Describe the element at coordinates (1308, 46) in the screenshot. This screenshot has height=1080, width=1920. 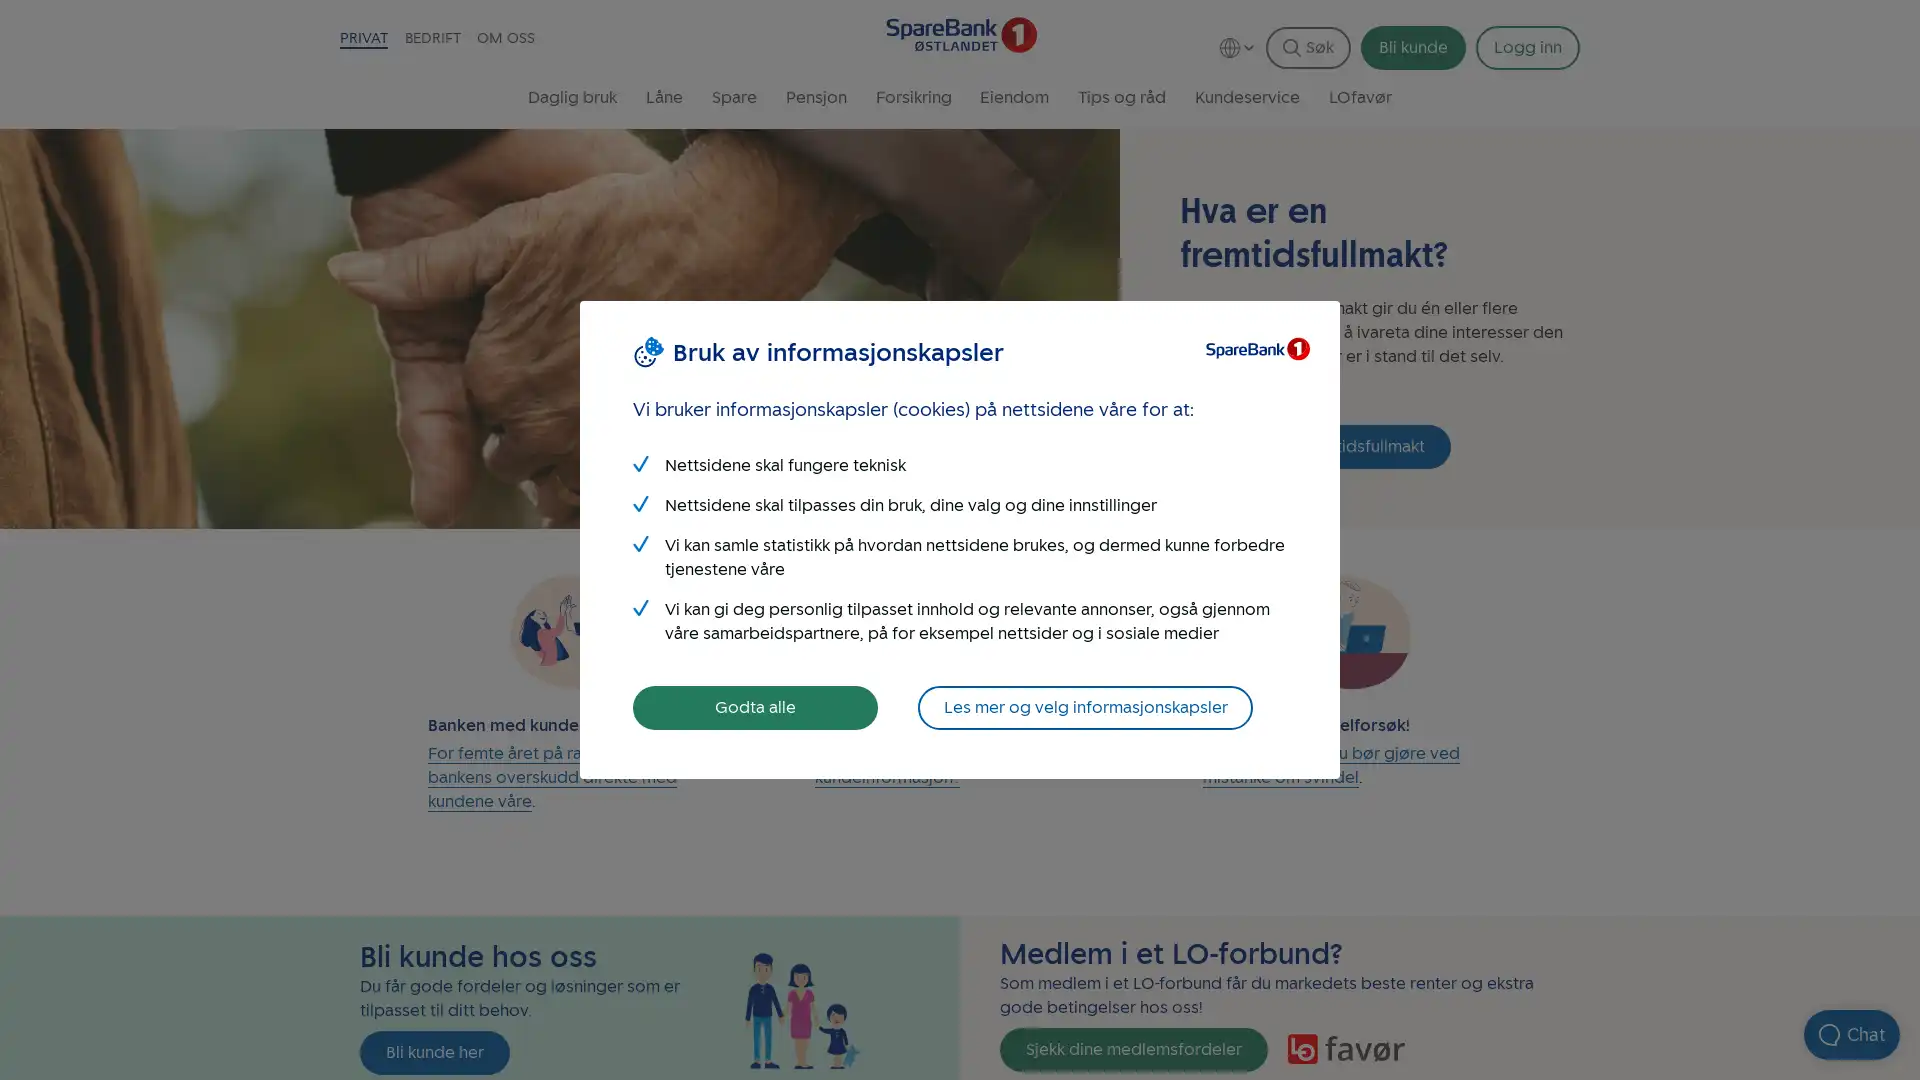
I see `Sk` at that location.